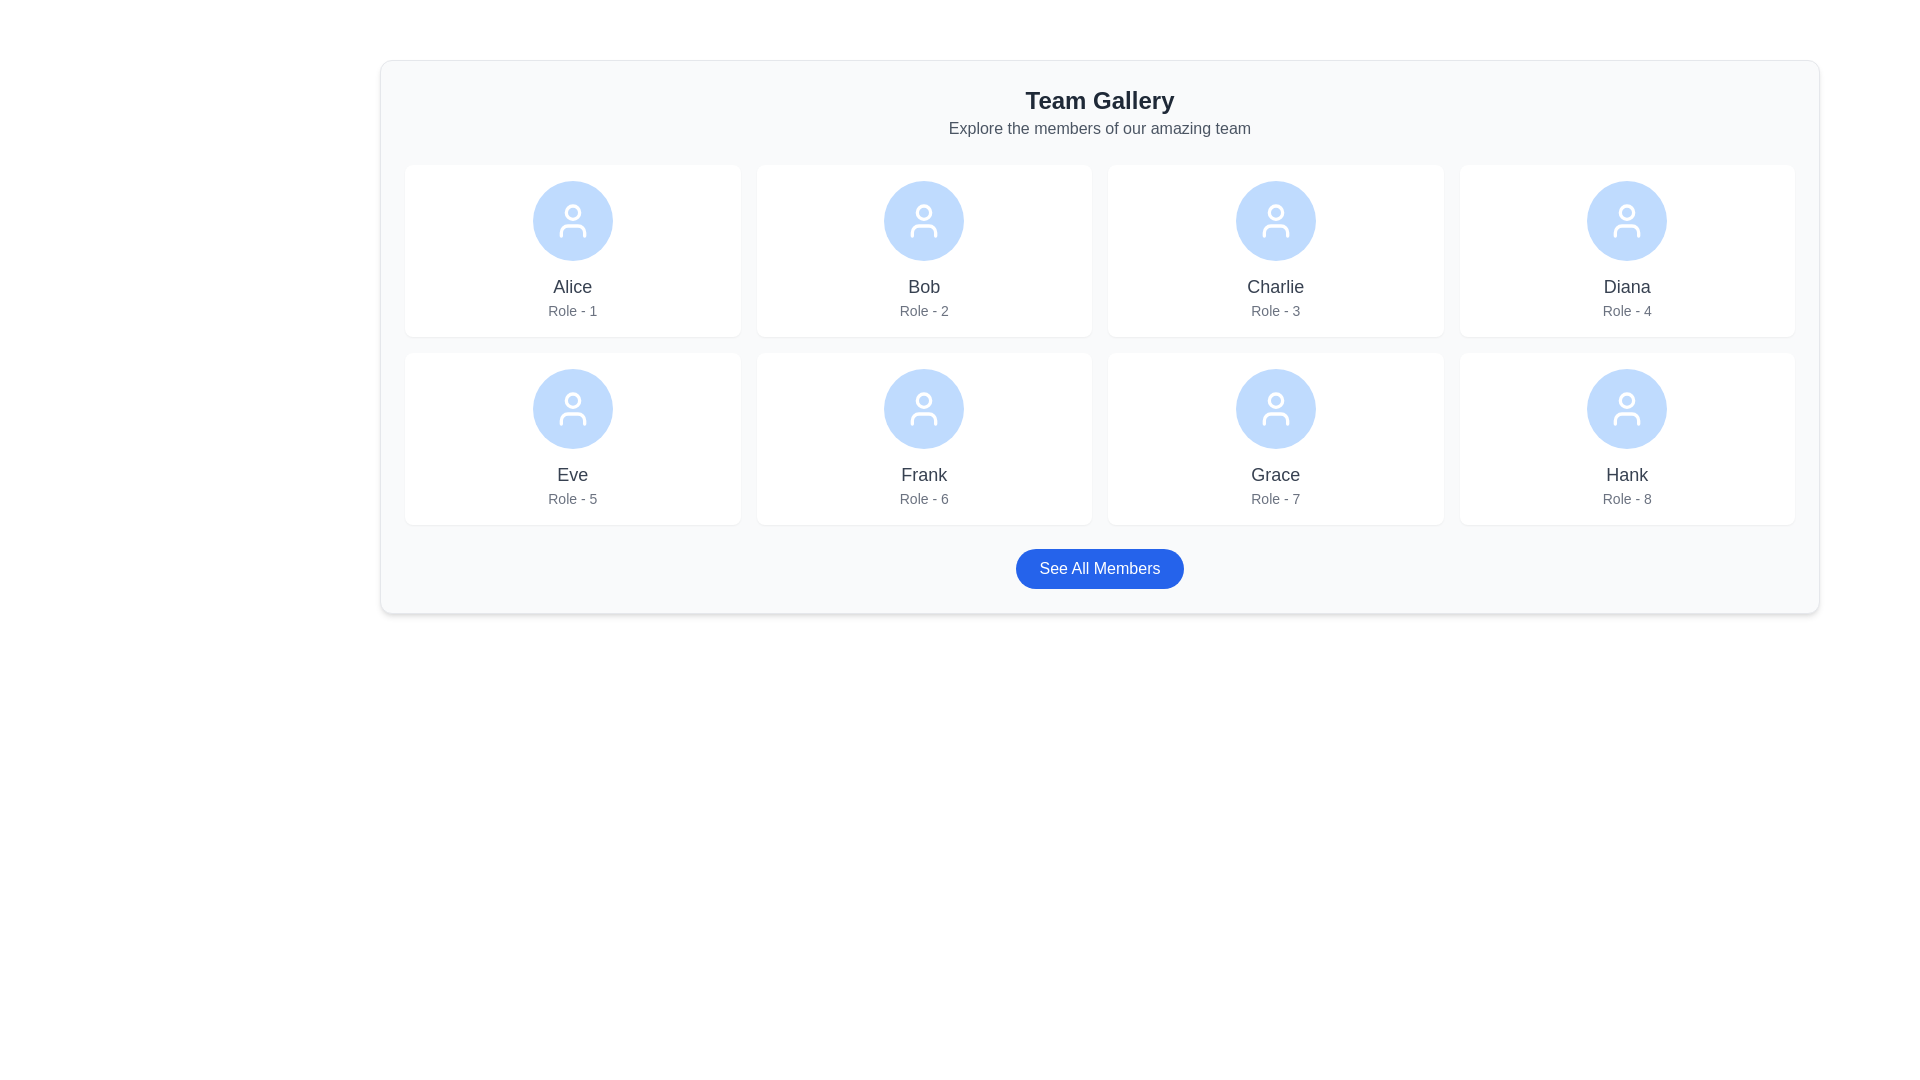 This screenshot has height=1080, width=1920. What do you see at coordinates (1627, 249) in the screenshot?
I see `the team member card located in the upper-right section of the grid layout, positioned in the first row, fourth column, adjacent to the card labeled 'Charlie' and above the card labeled 'Hank'` at bounding box center [1627, 249].